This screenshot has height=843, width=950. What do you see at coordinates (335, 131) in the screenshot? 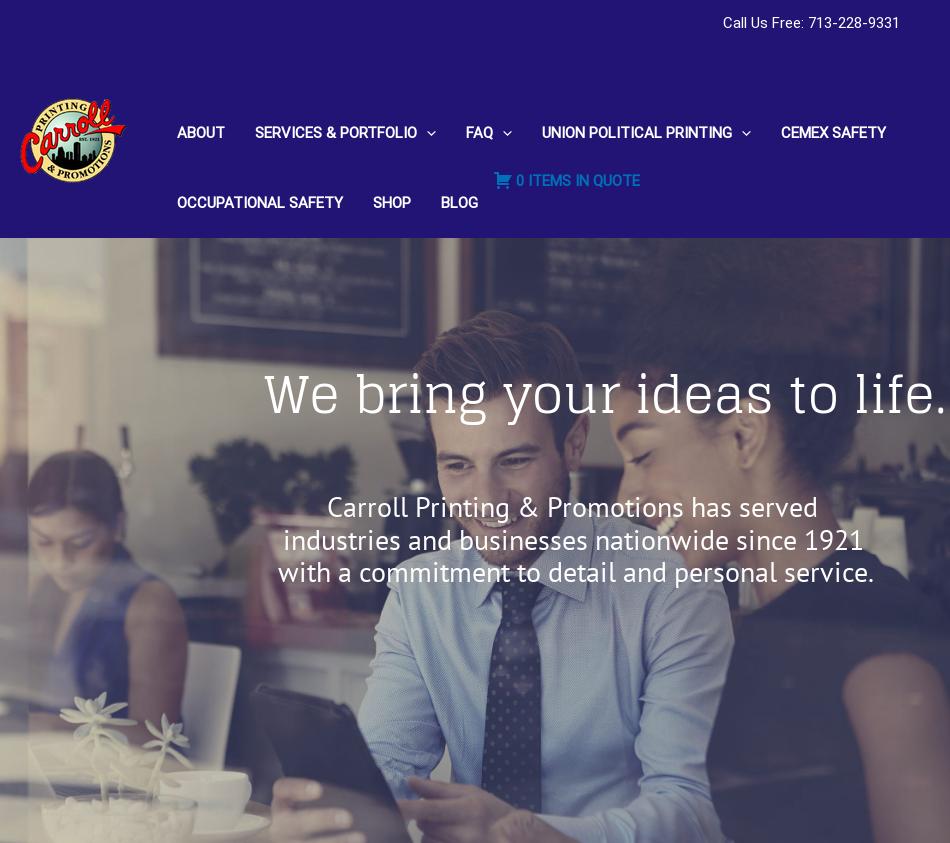
I see `'Services & Portfolio'` at bounding box center [335, 131].